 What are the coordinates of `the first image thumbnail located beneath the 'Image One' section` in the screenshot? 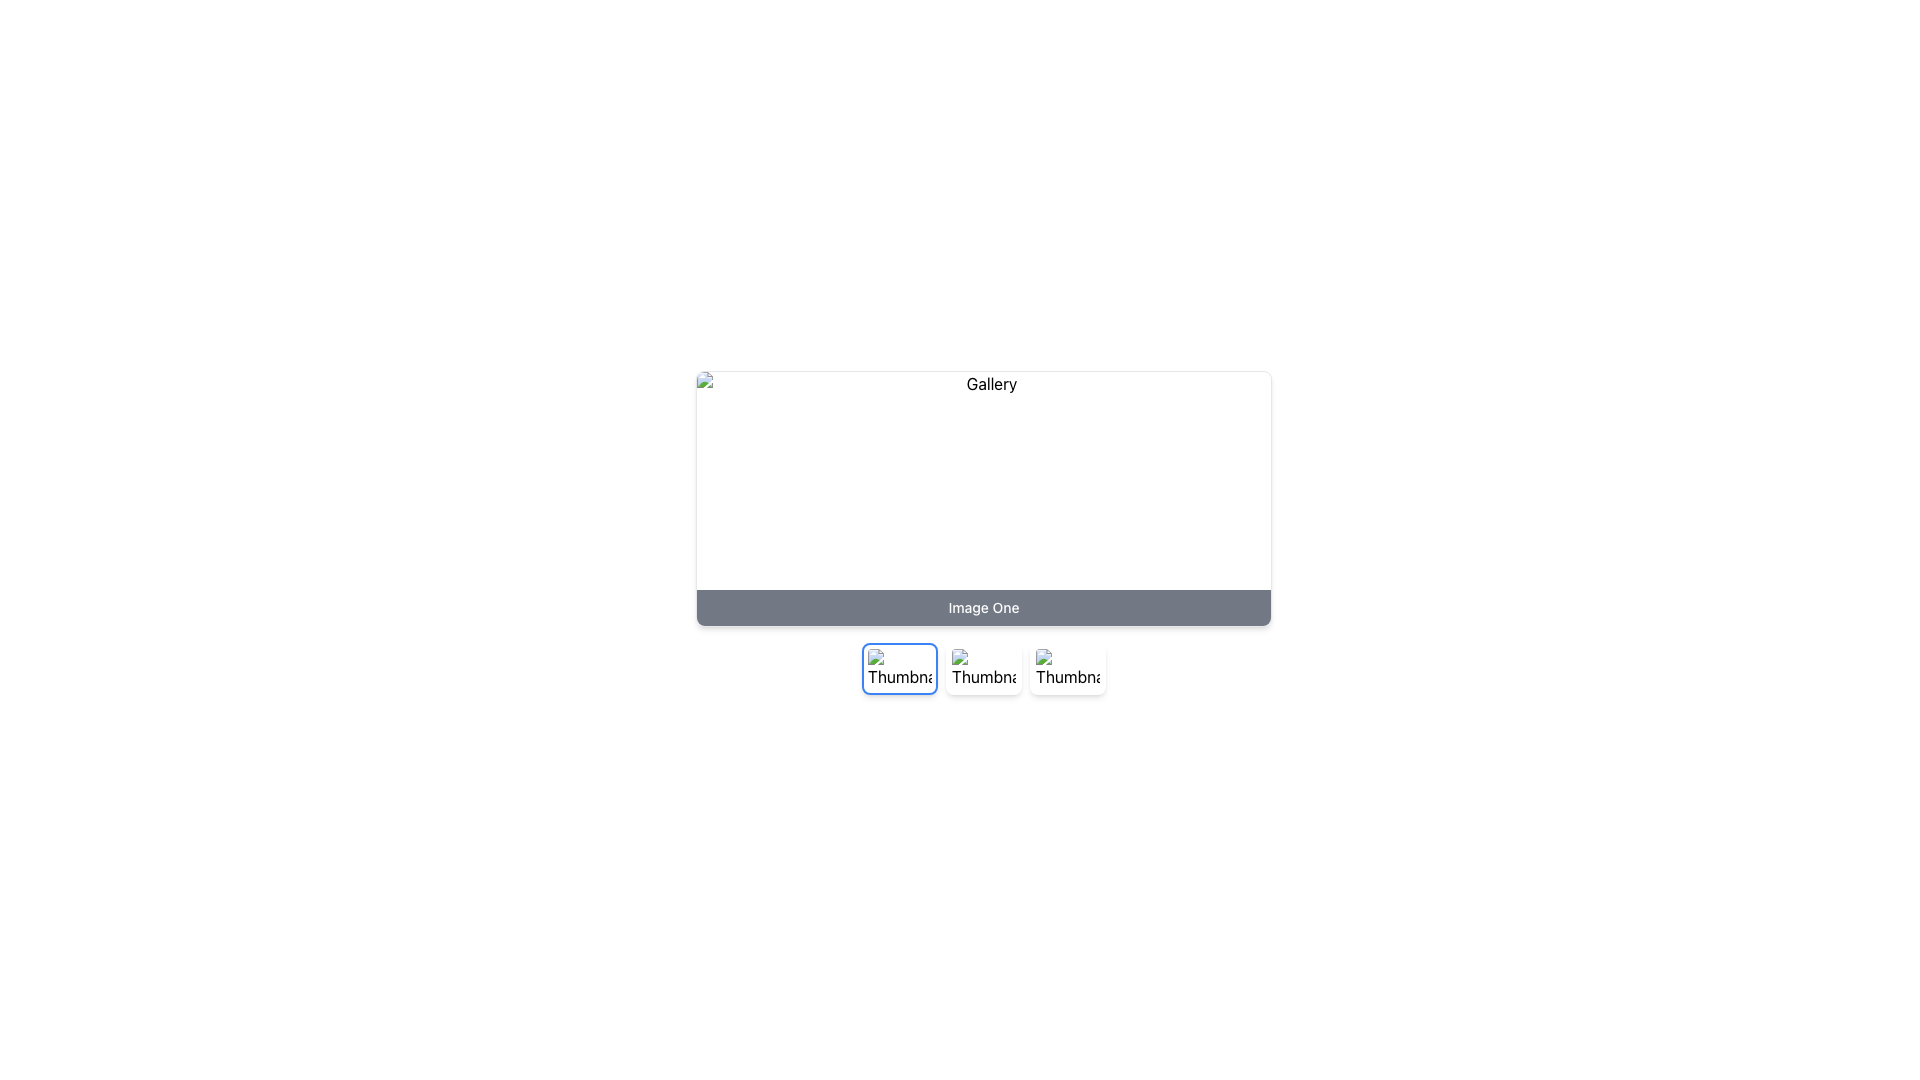 It's located at (899, 668).